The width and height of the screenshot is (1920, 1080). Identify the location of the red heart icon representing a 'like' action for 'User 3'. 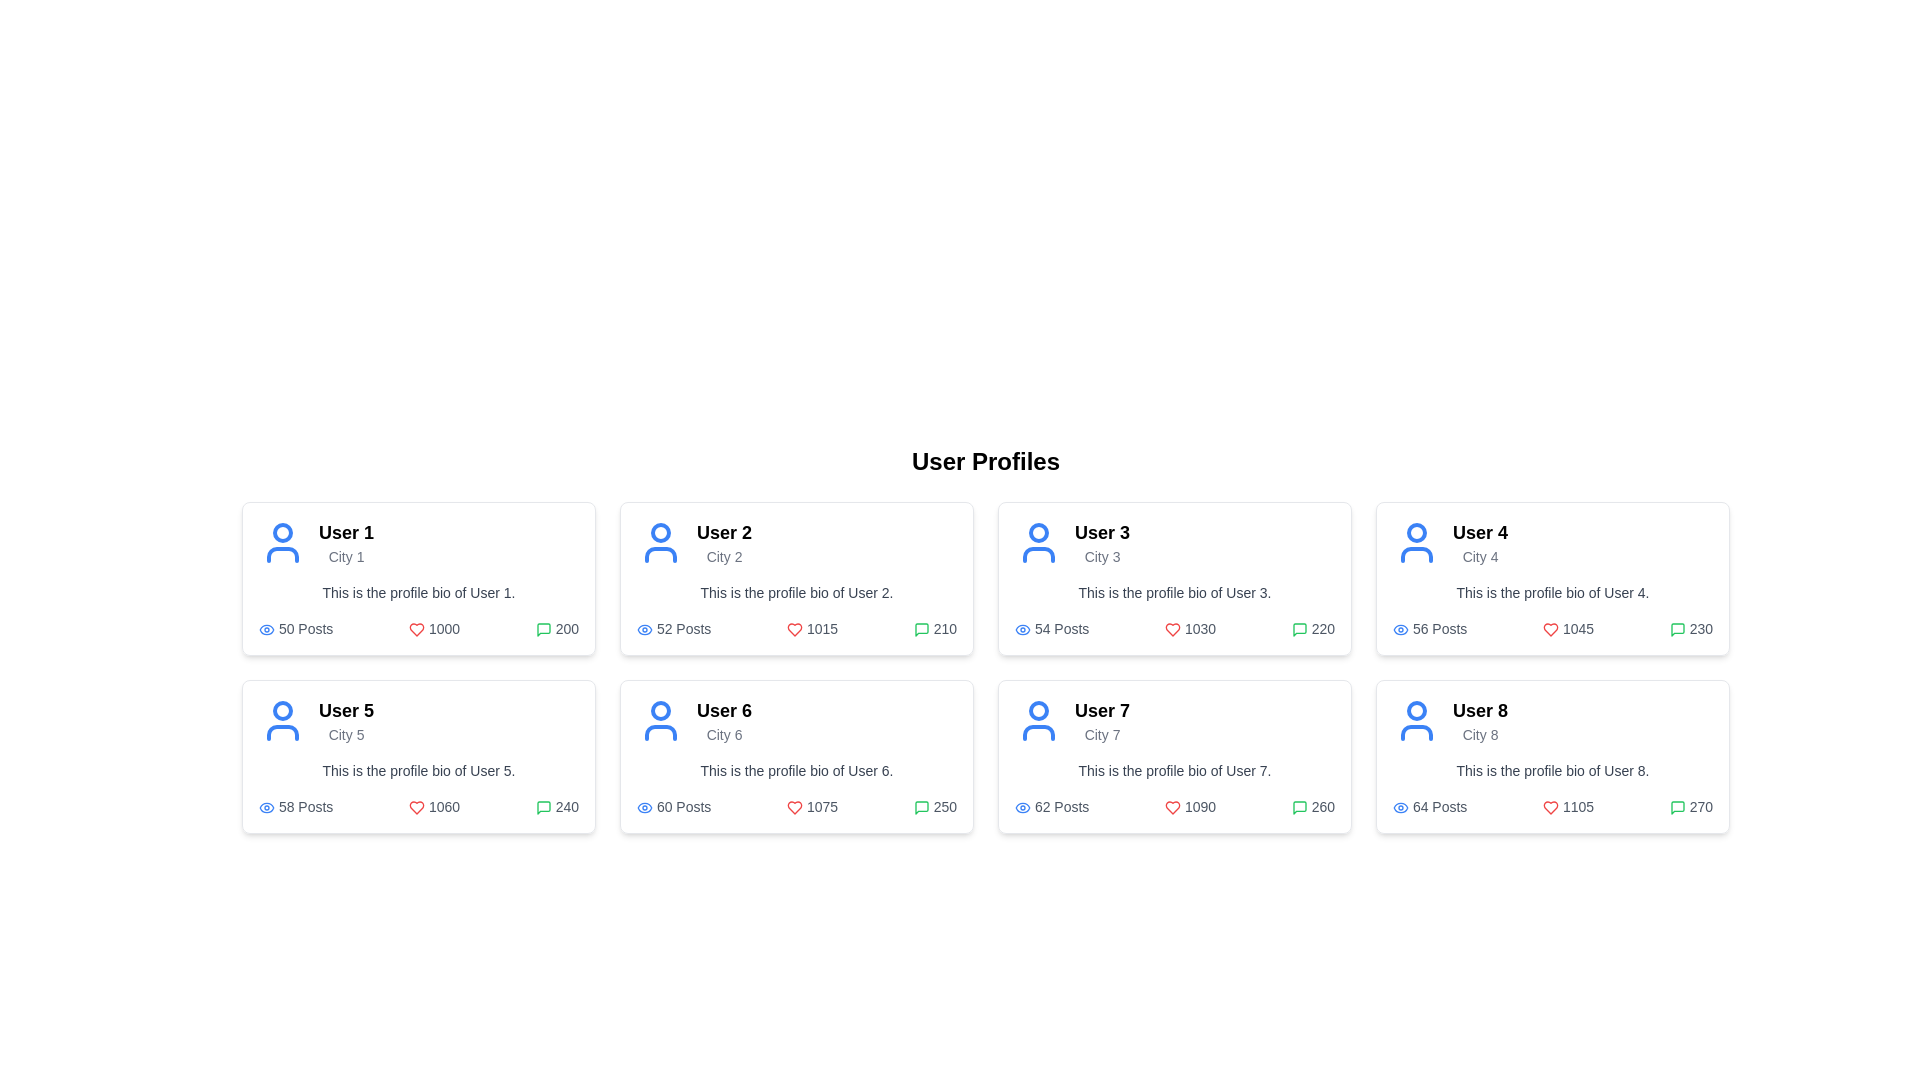
(1173, 630).